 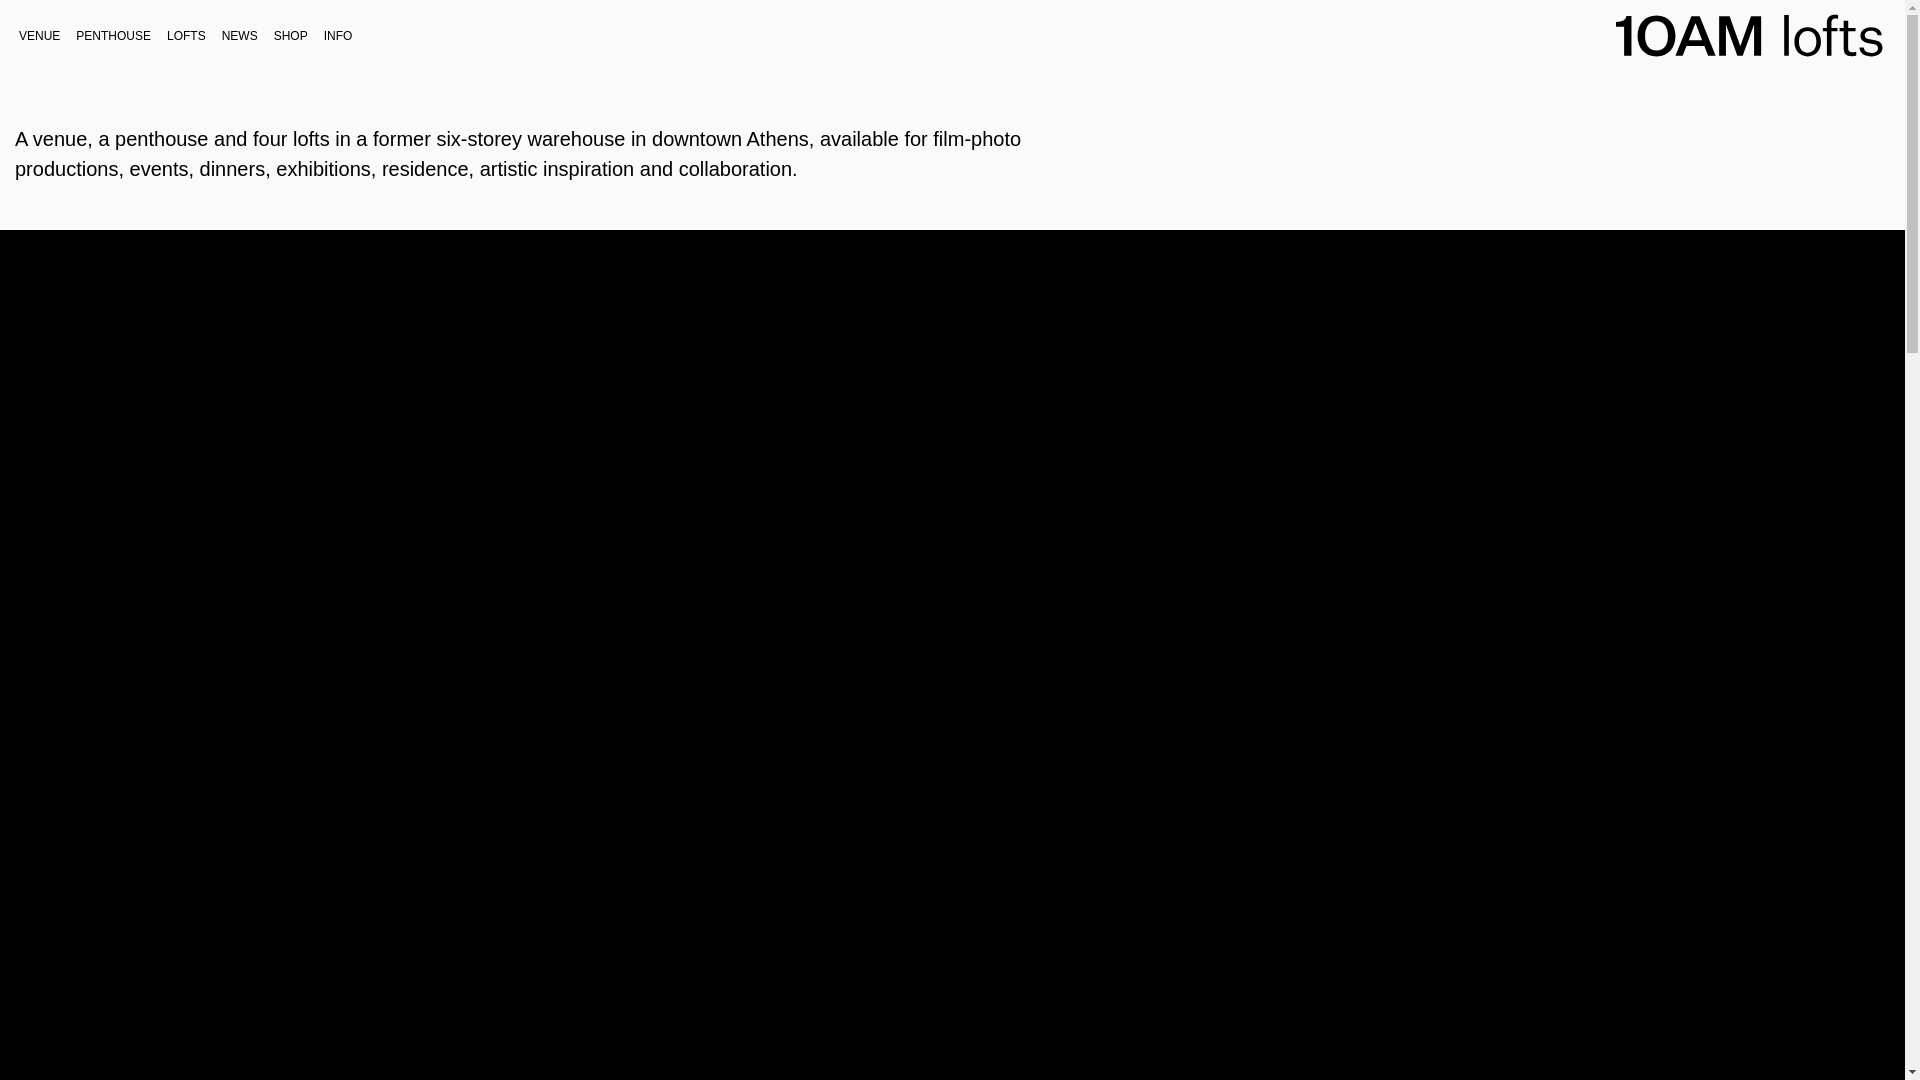 I want to click on 'LOFTS', so click(x=186, y=34).